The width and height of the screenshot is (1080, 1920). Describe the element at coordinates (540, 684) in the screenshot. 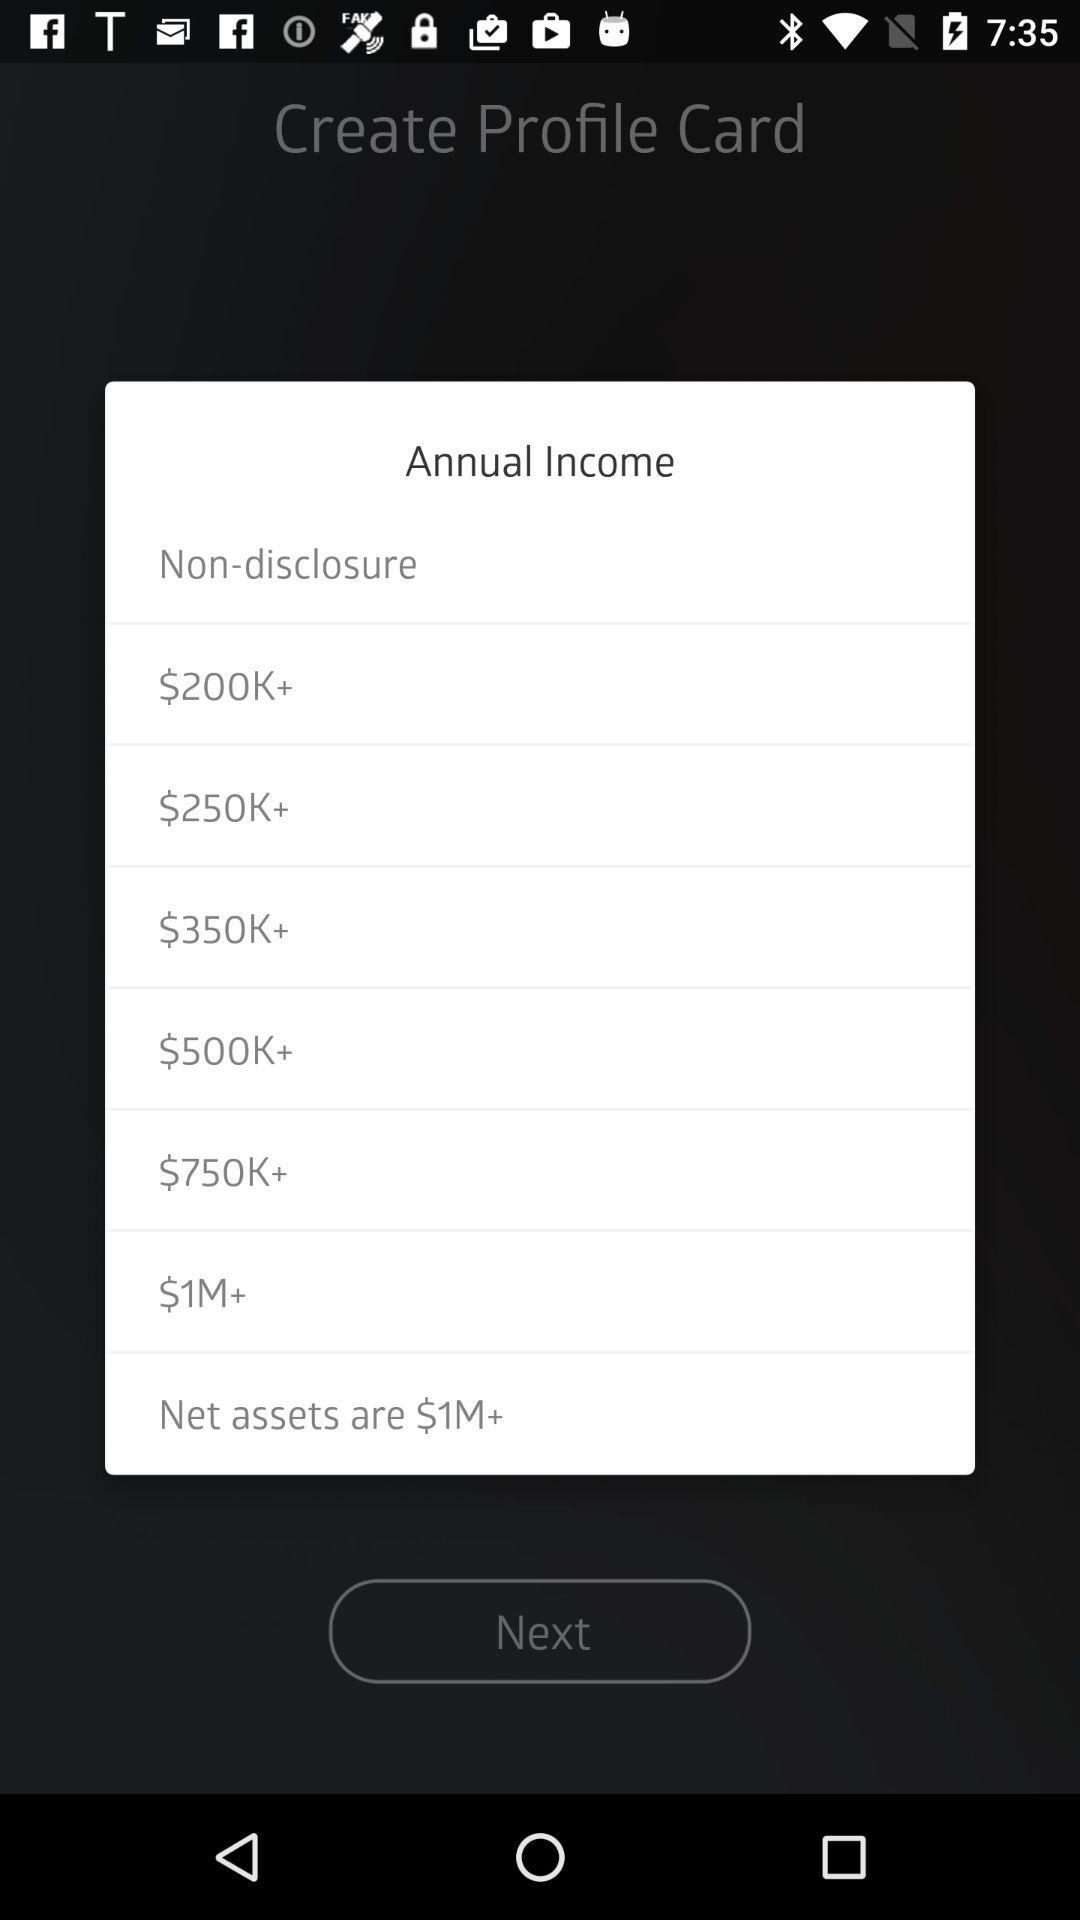

I see `item below non-disclosure` at that location.